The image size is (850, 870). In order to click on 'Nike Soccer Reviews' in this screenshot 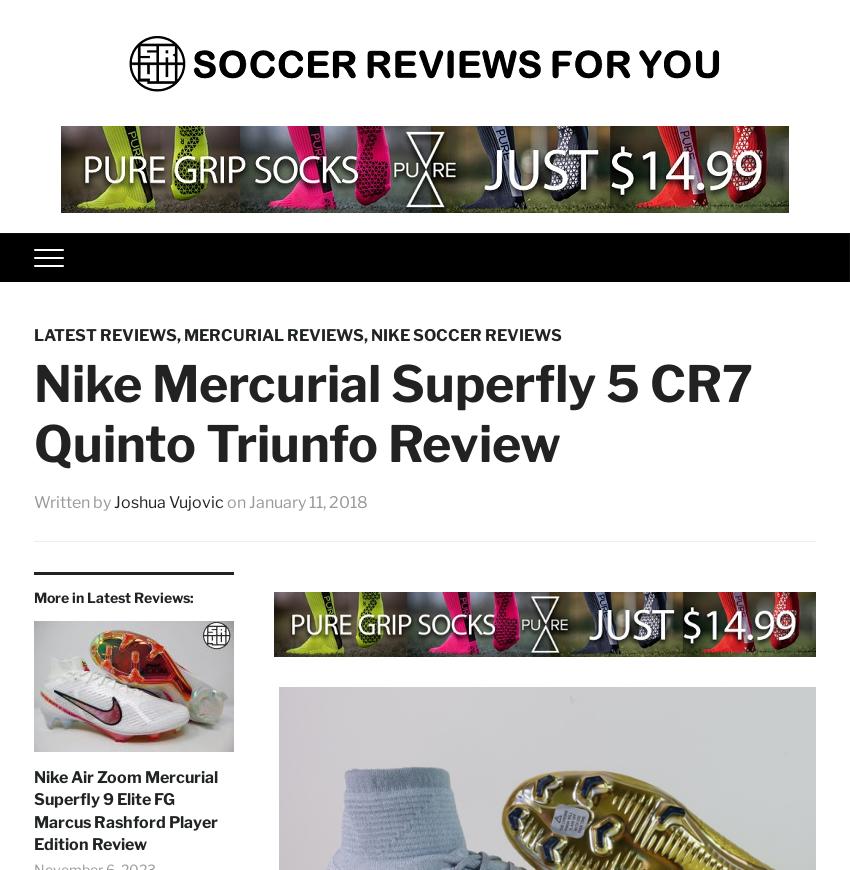, I will do `click(465, 335)`.